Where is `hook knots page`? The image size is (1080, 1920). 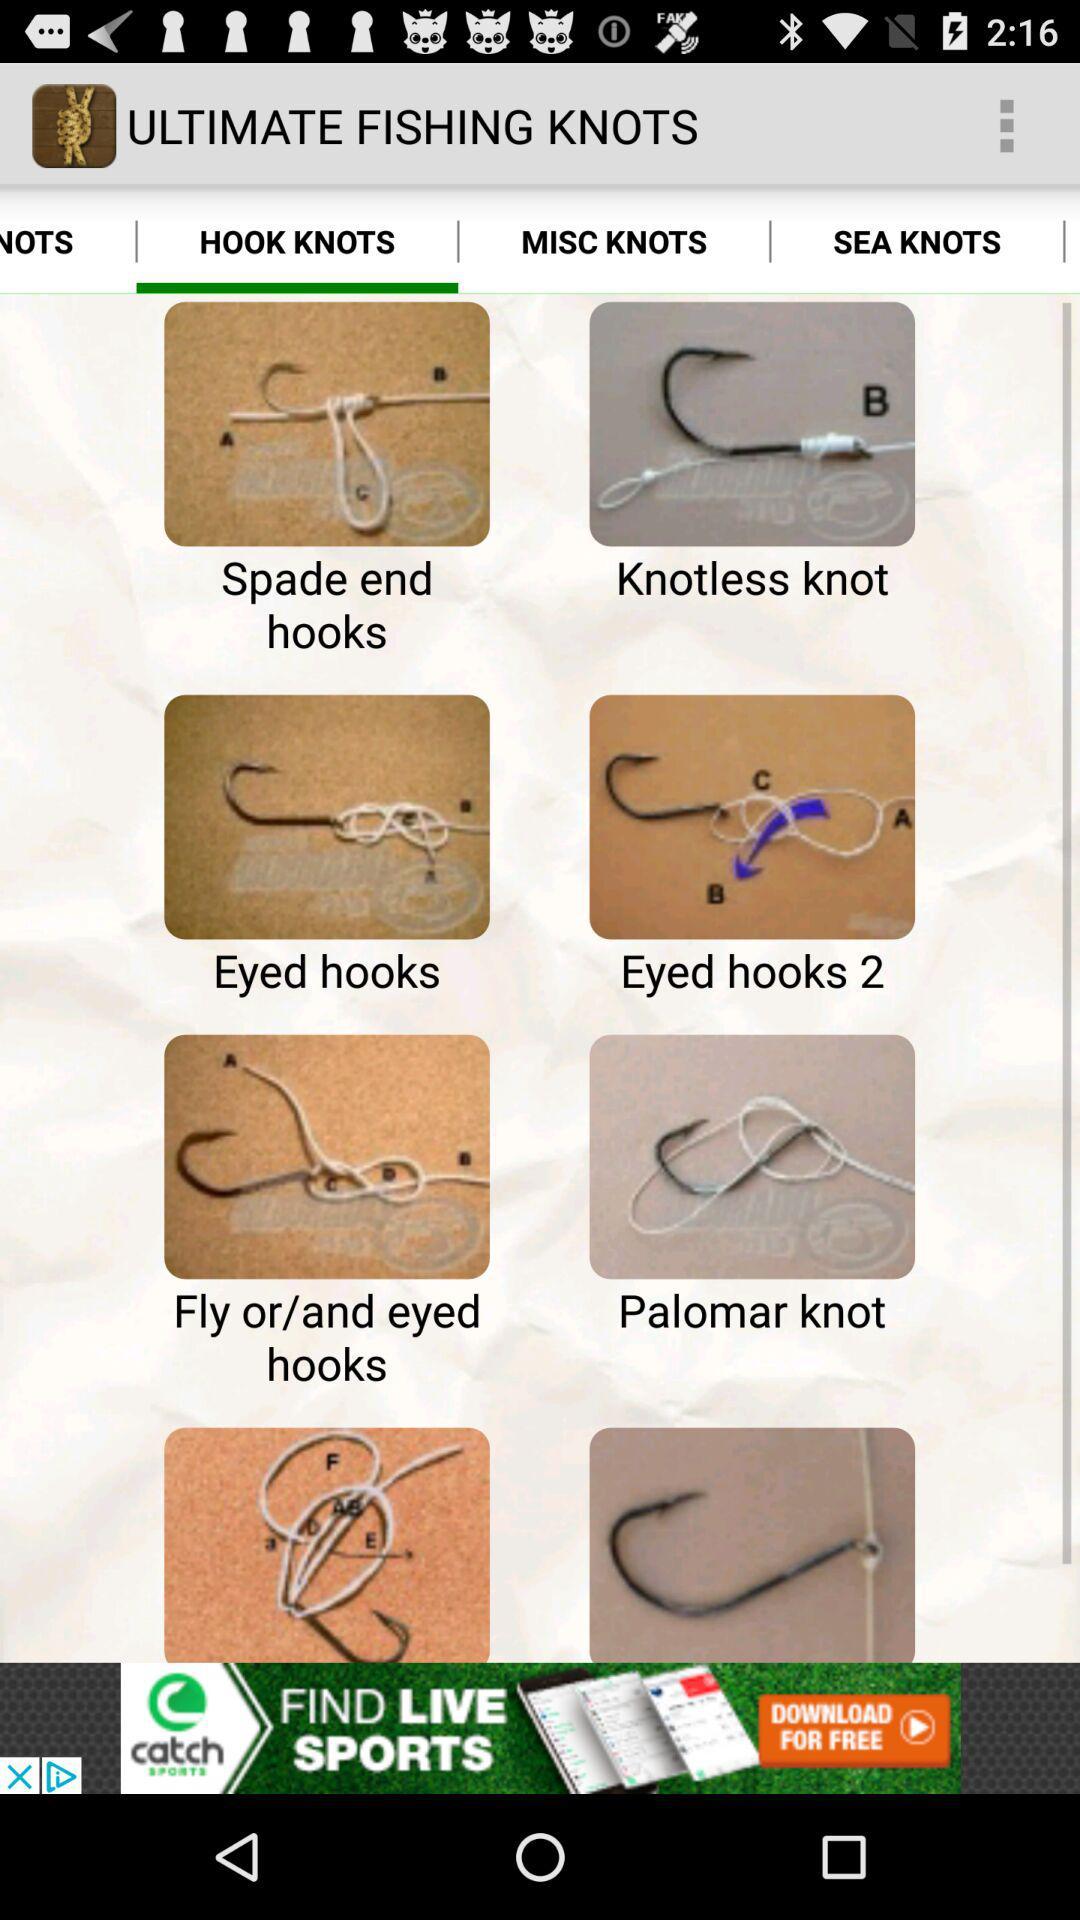
hook knots page is located at coordinates (752, 1540).